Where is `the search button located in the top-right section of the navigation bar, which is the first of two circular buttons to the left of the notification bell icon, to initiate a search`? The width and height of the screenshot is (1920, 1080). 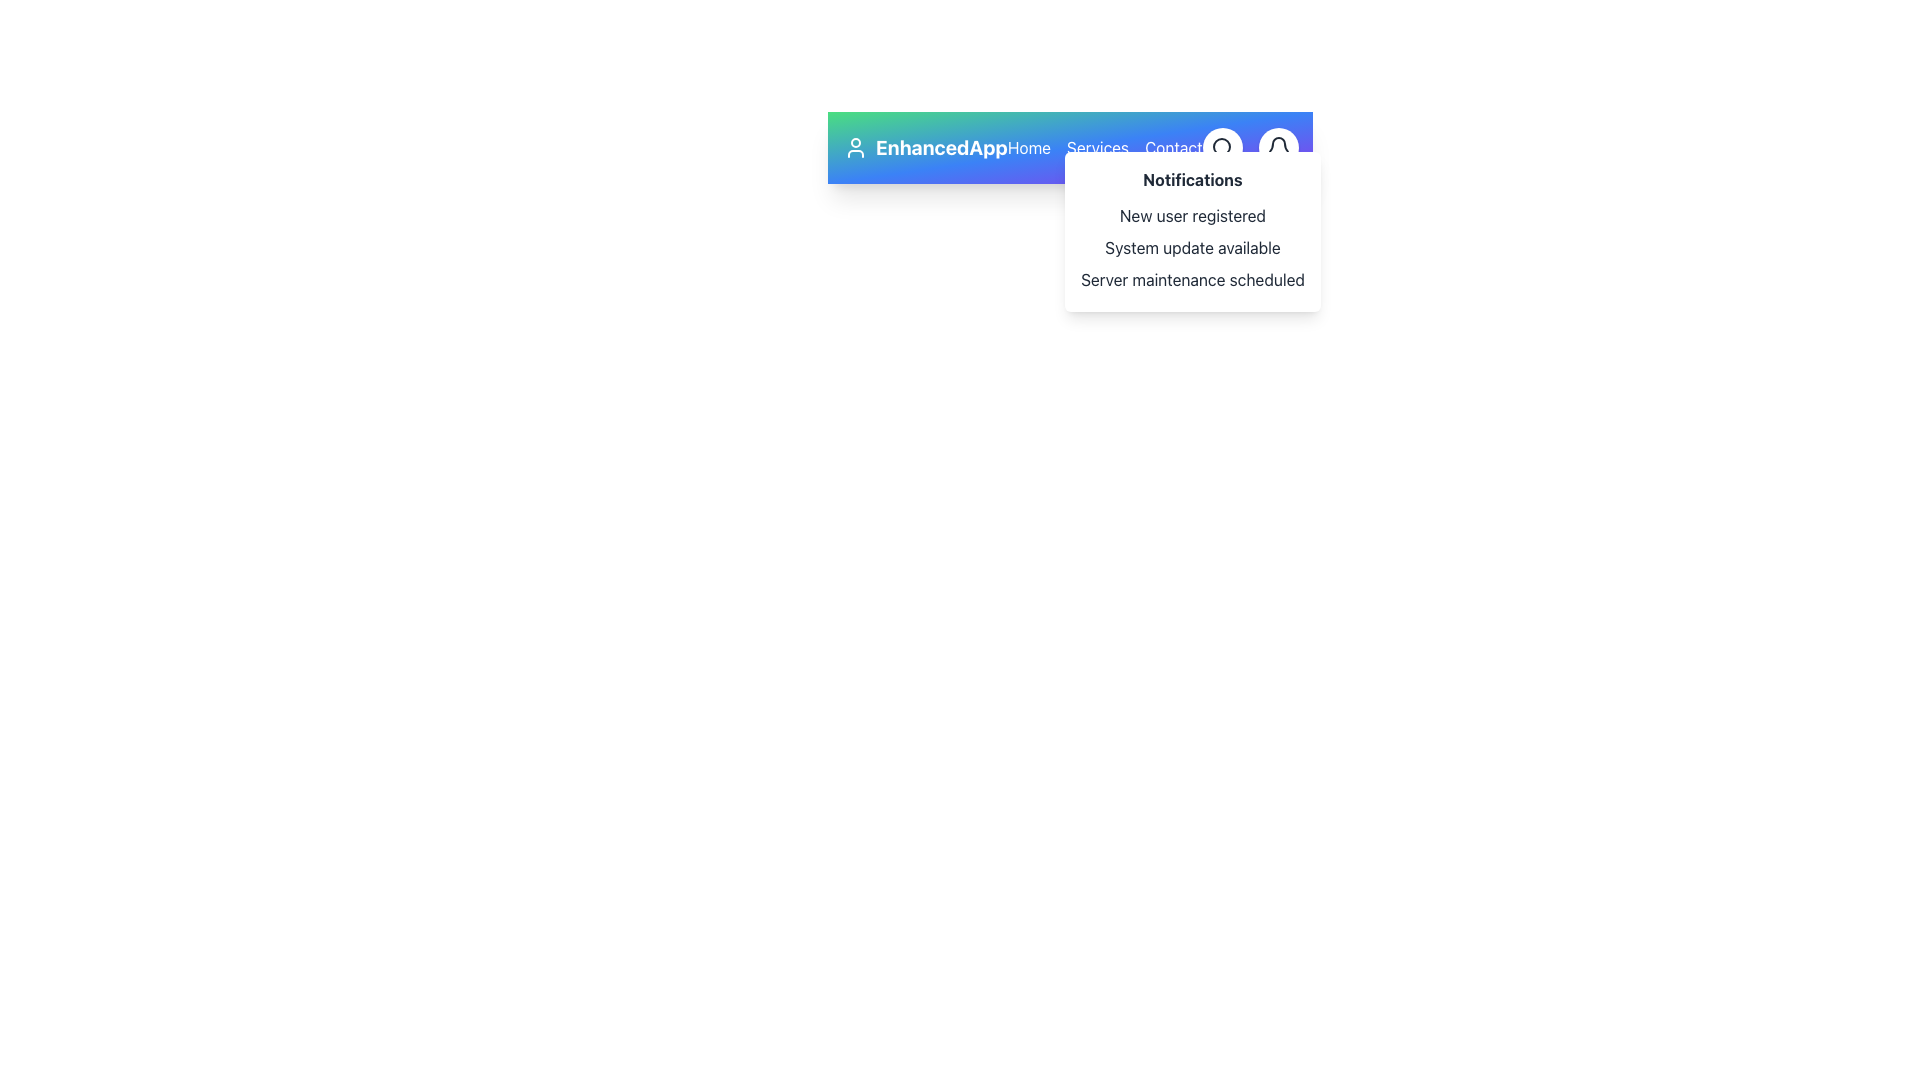 the search button located in the top-right section of the navigation bar, which is the first of two circular buttons to the left of the notification bell icon, to initiate a search is located at coordinates (1221, 146).